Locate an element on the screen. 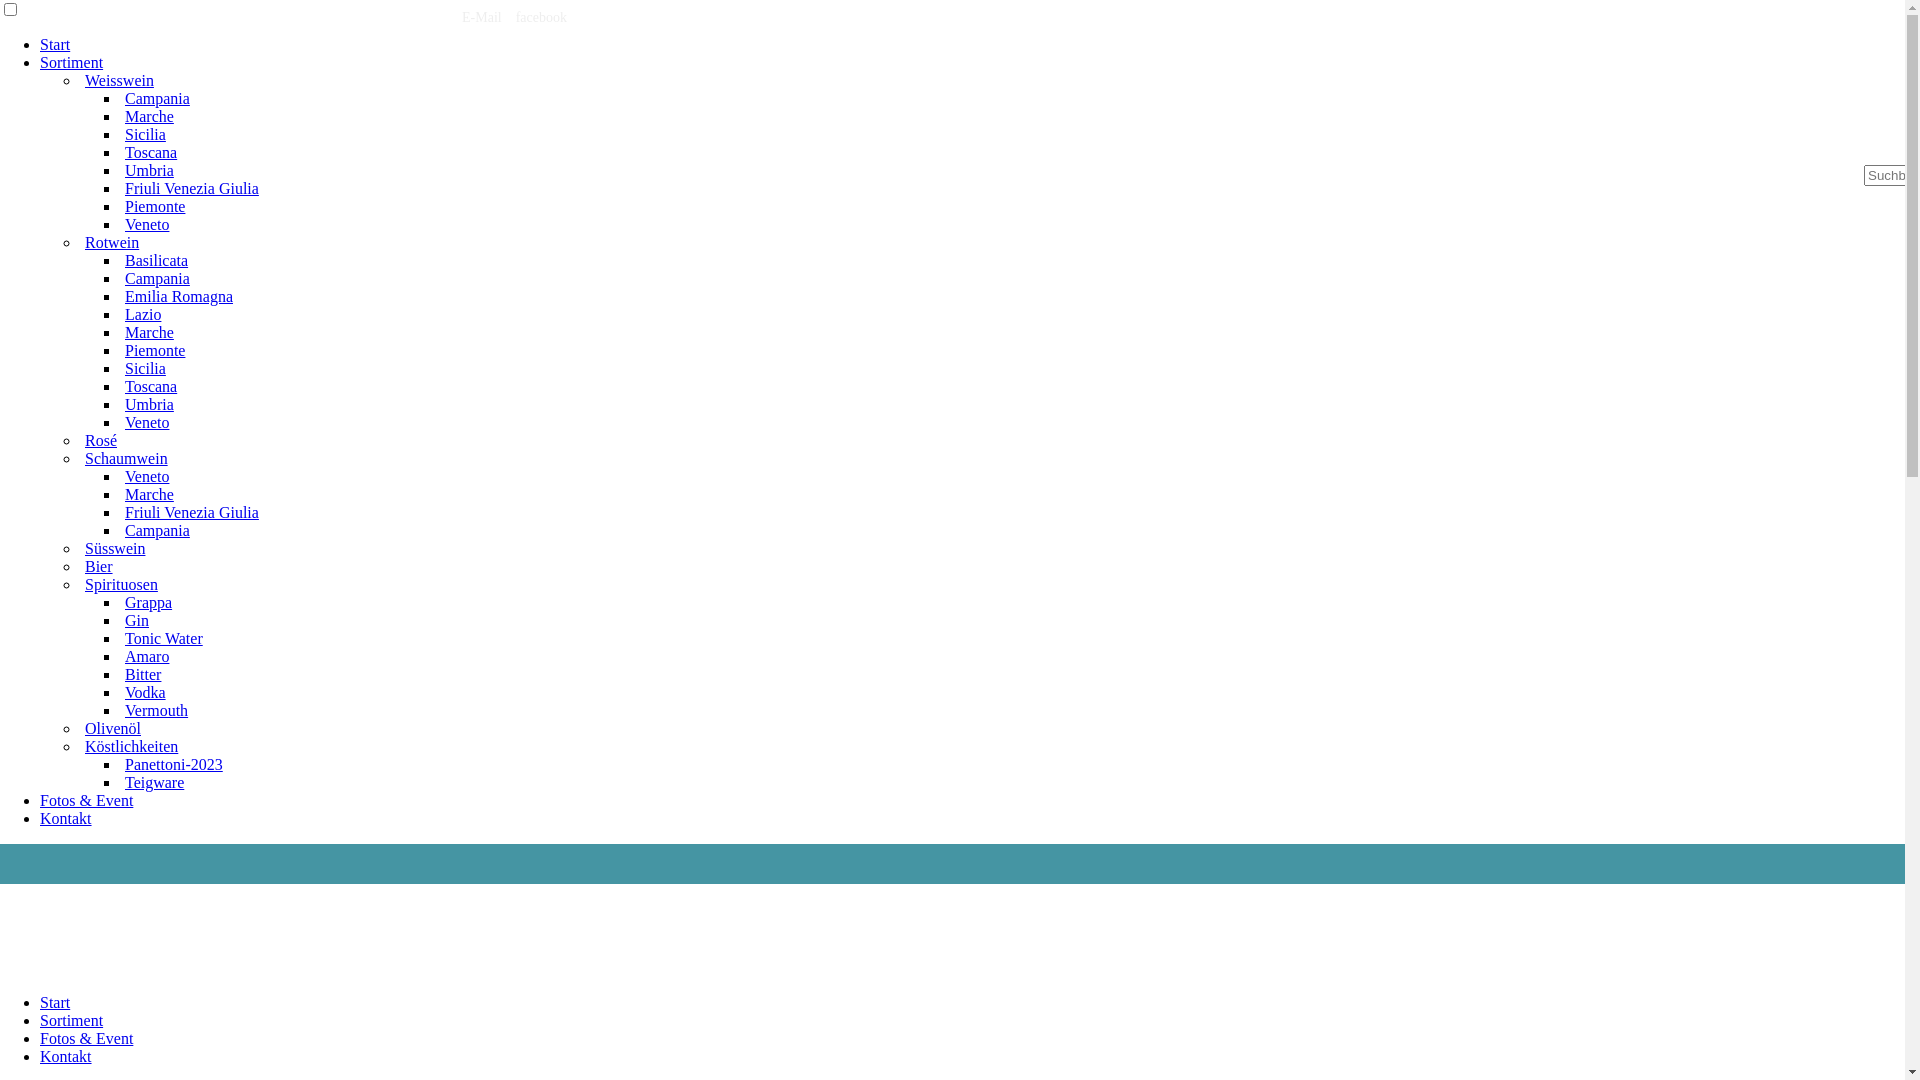  'Veneto' is located at coordinates (119, 421).